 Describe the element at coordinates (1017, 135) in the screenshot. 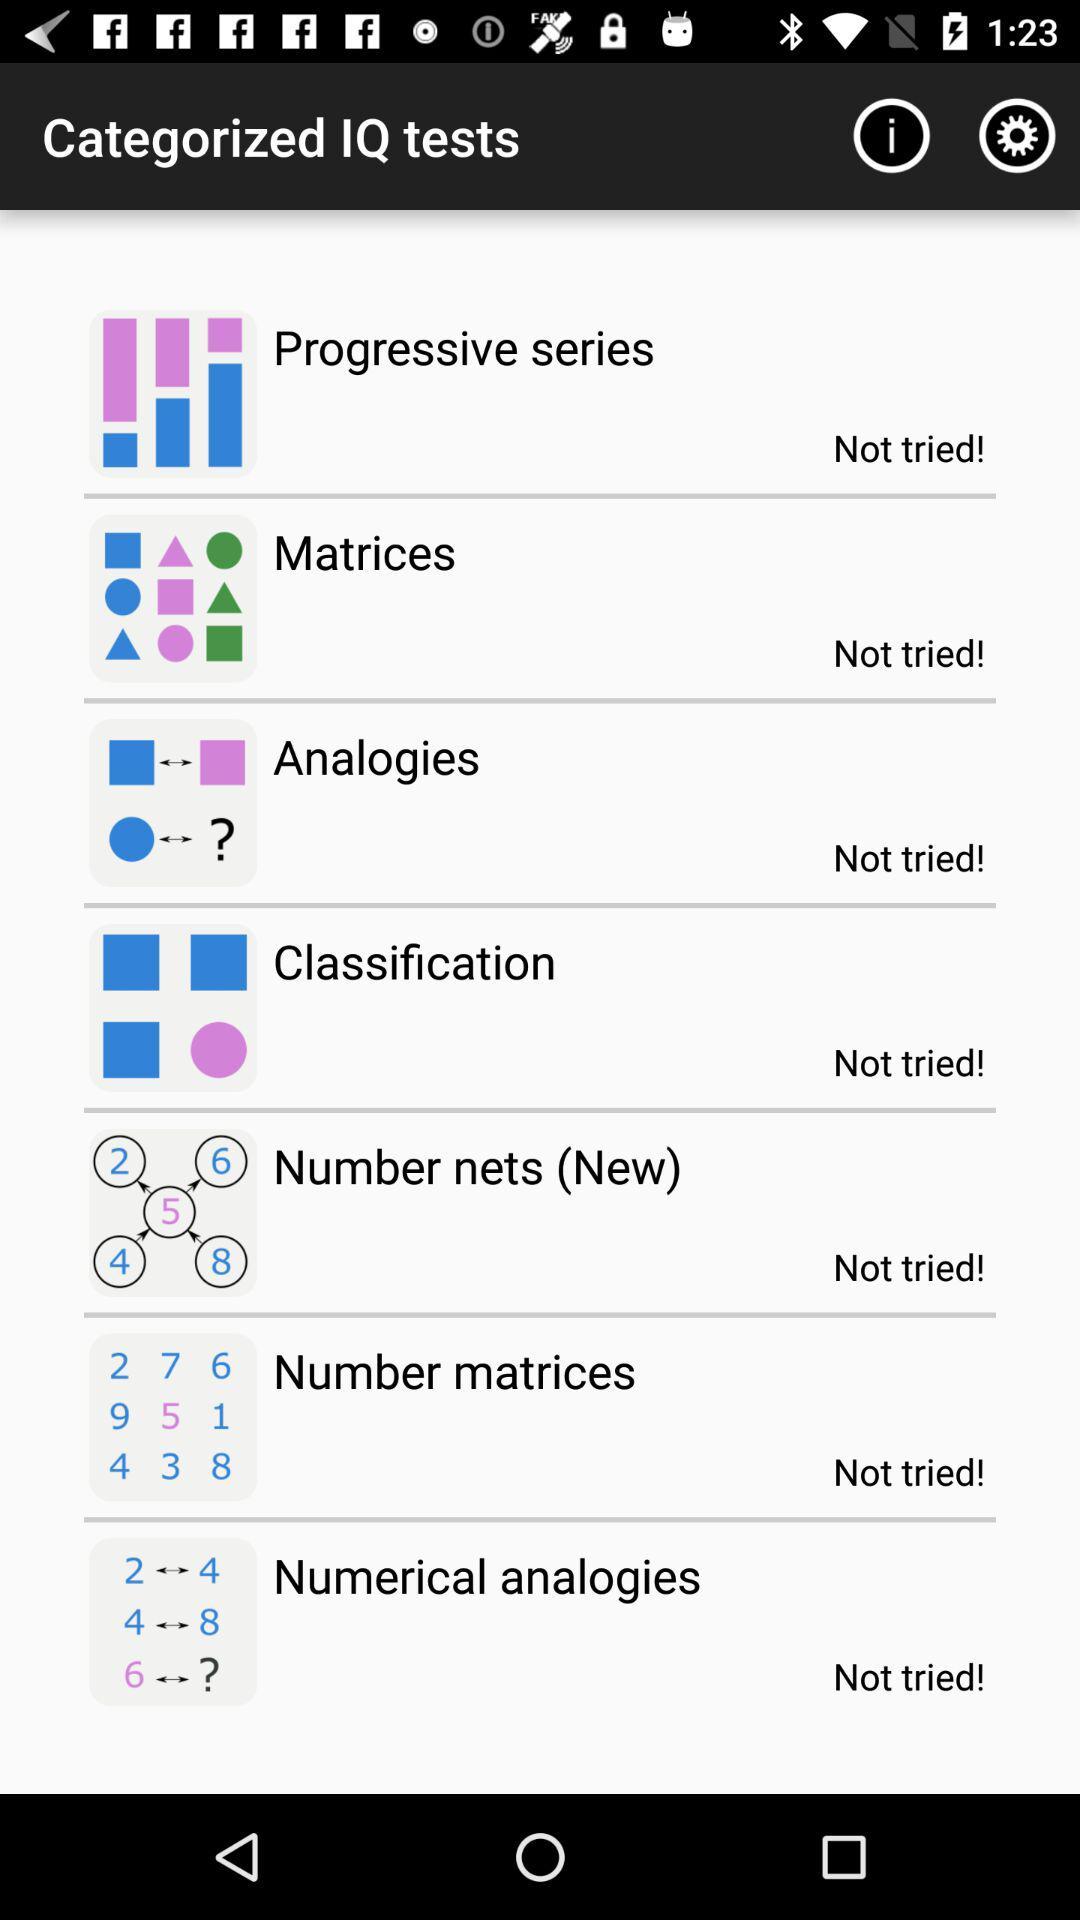

I see `the item above the not tried!` at that location.